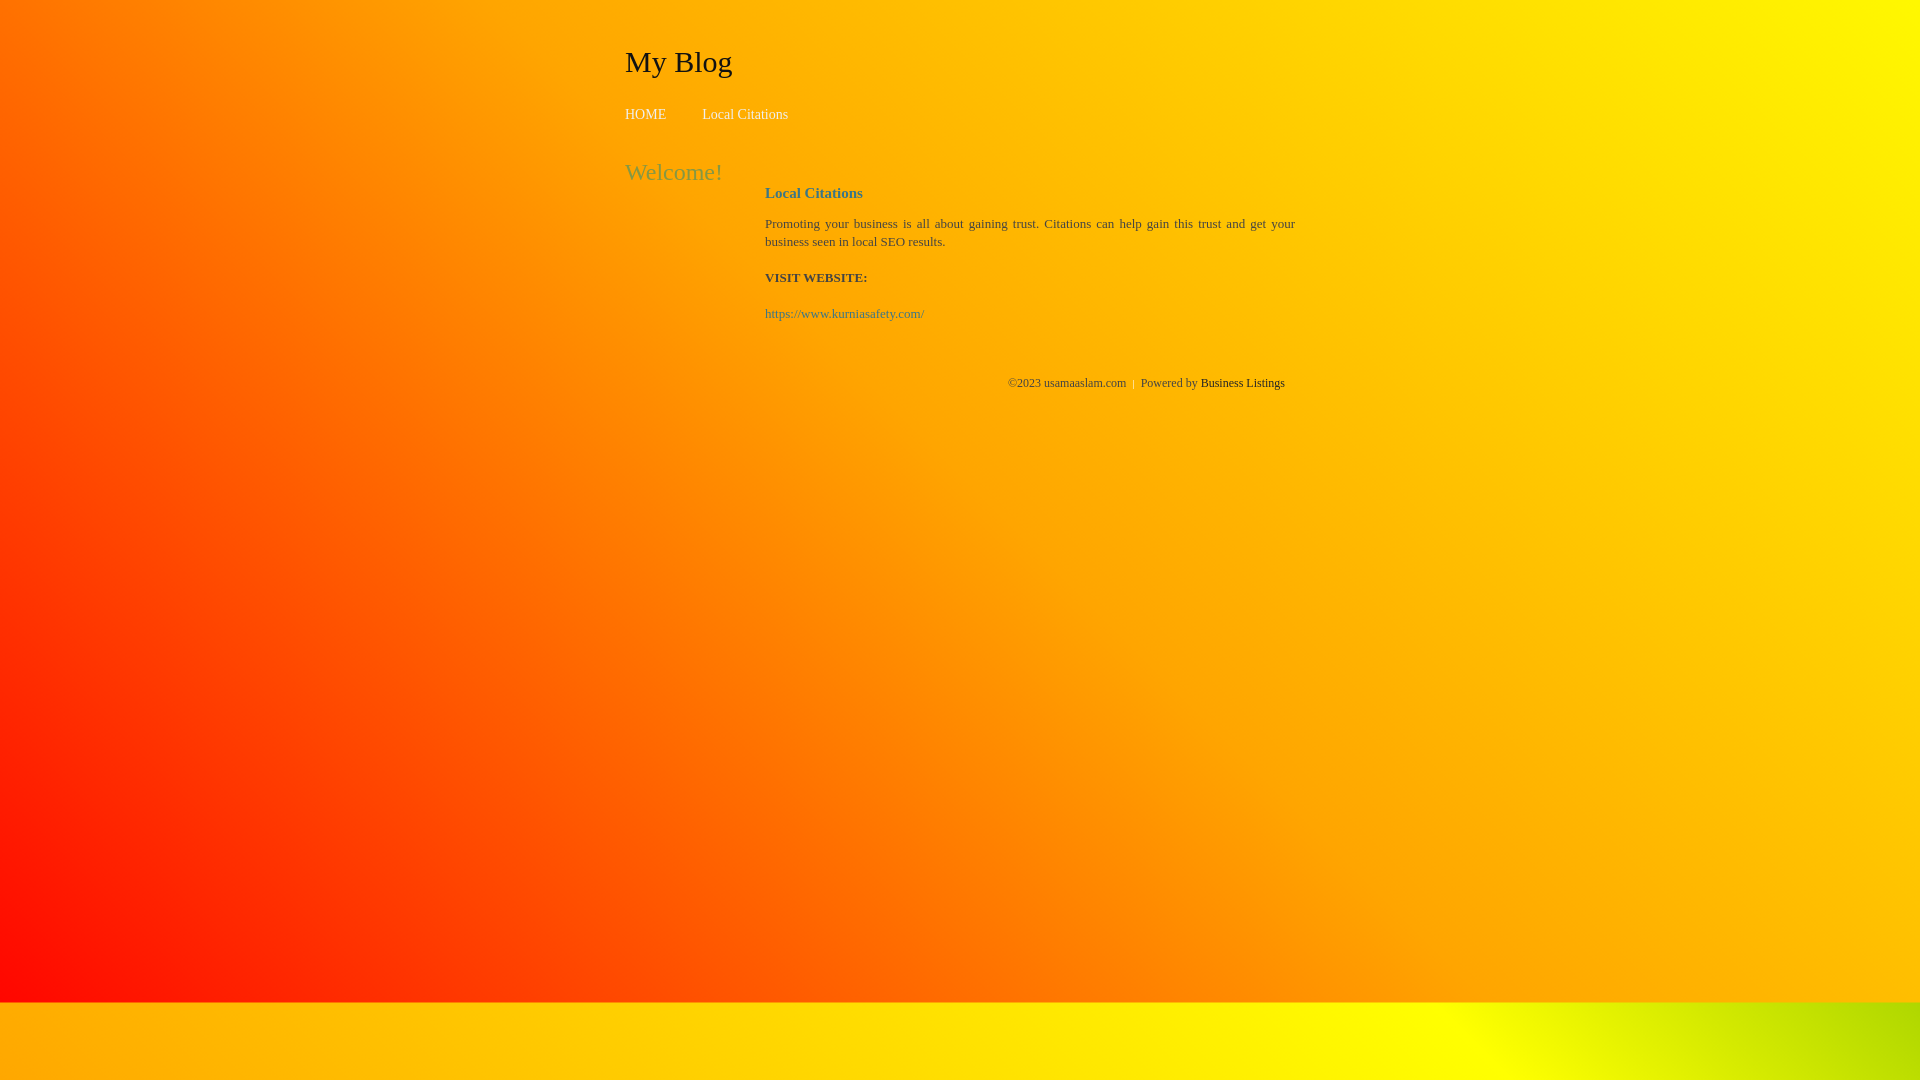 Image resolution: width=1920 pixels, height=1080 pixels. Describe the element at coordinates (1242, 382) in the screenshot. I see `'Business Listings'` at that location.